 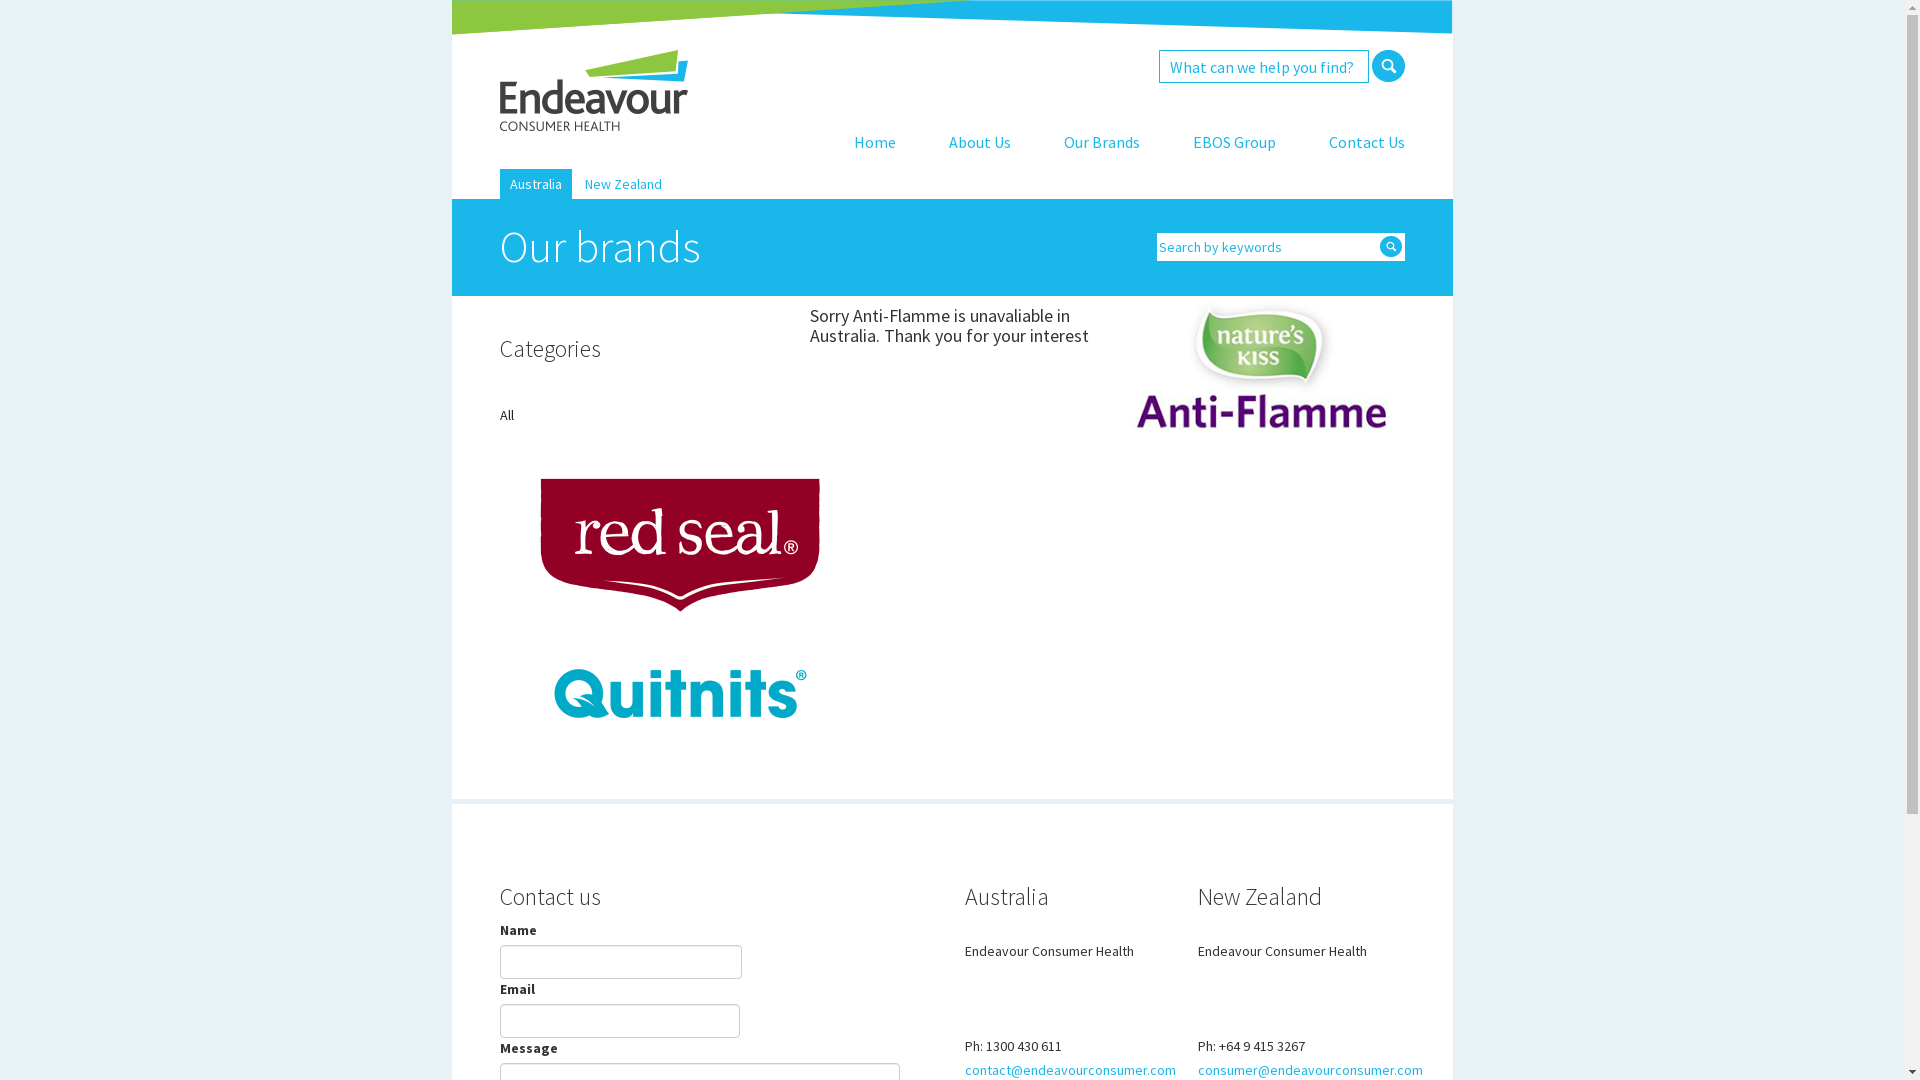 What do you see at coordinates (1101, 141) in the screenshot?
I see `'Our Brands'` at bounding box center [1101, 141].